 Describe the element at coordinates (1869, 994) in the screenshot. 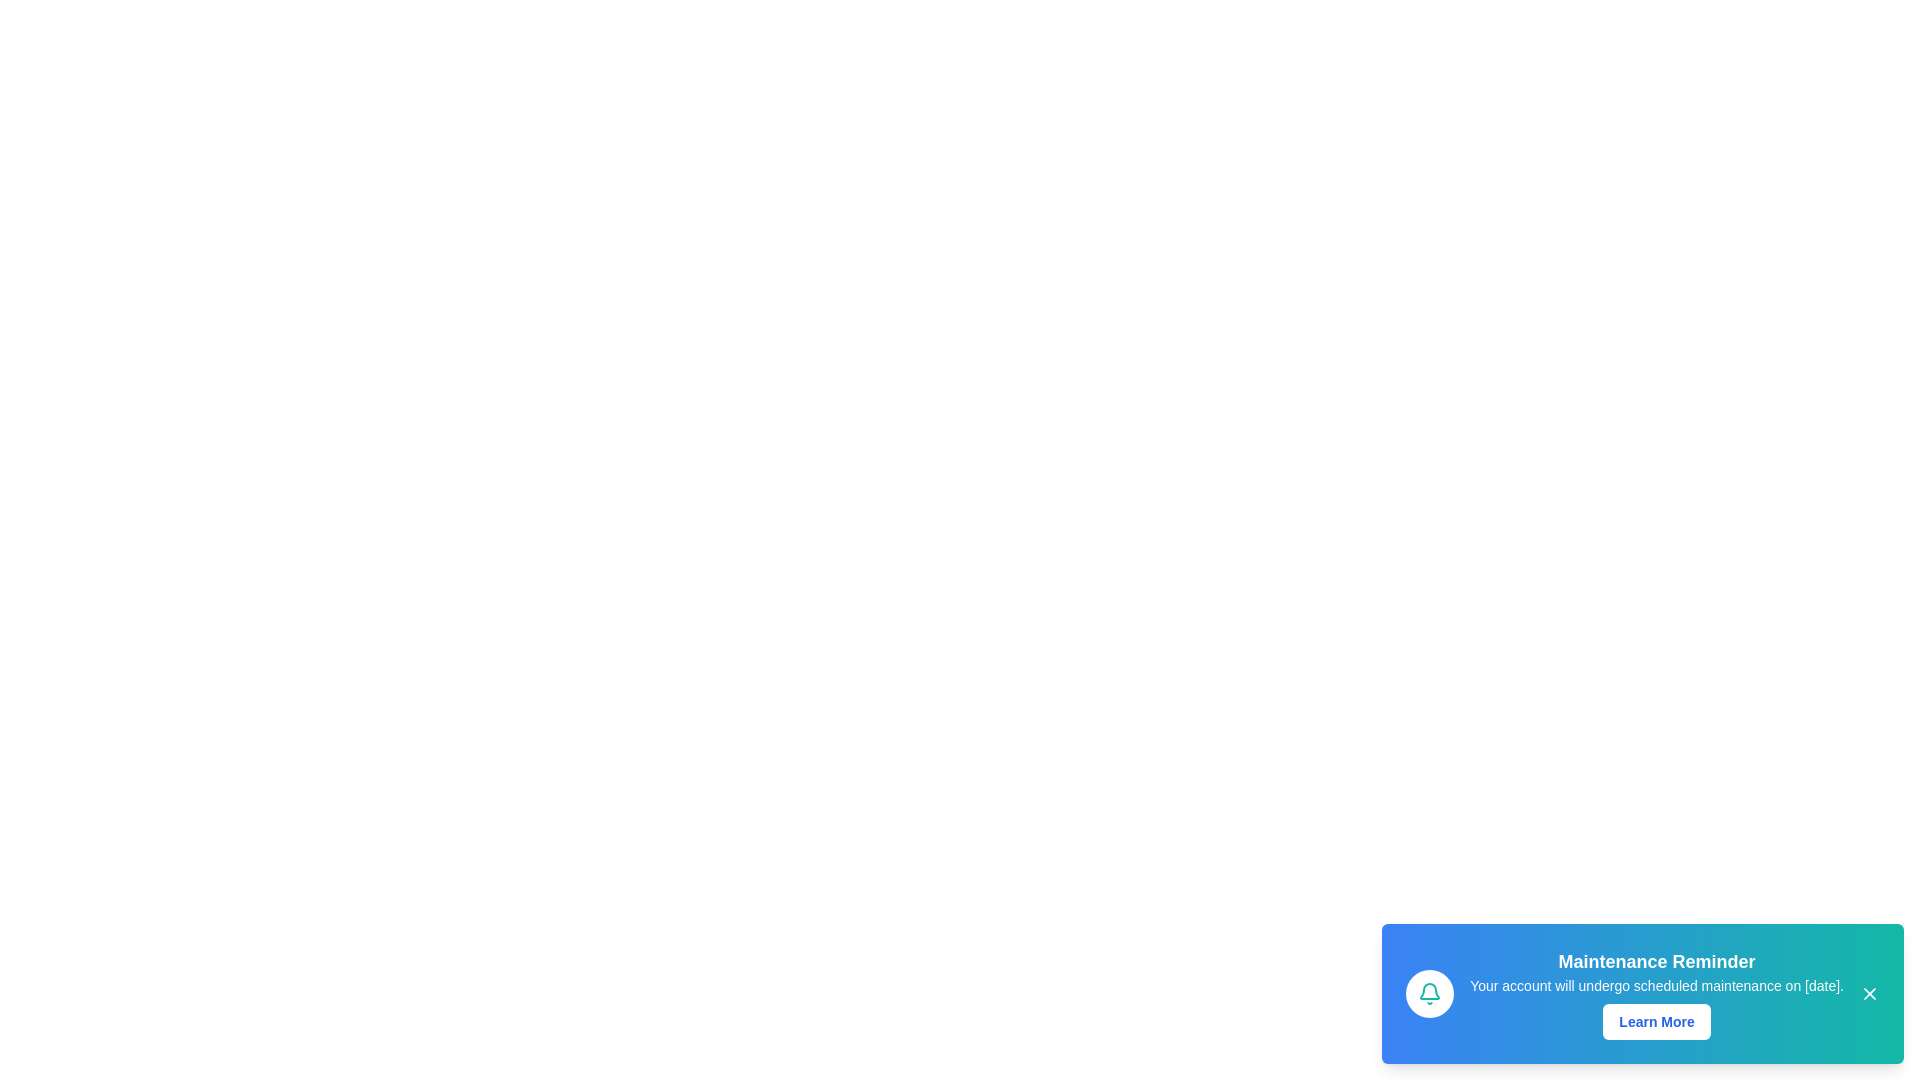

I see `the circular button styled as a white 'X' on a teal background located at the far-right end of the notification panel` at that location.